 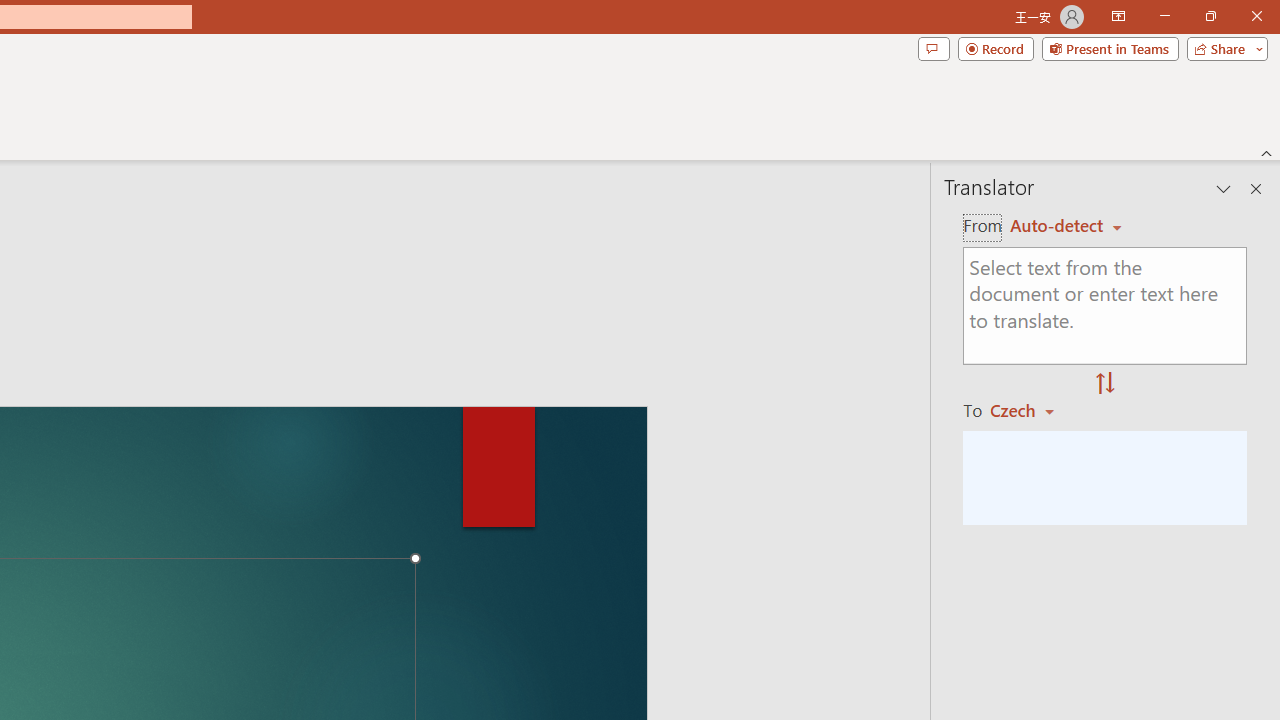 I want to click on 'Comments', so click(x=932, y=47).